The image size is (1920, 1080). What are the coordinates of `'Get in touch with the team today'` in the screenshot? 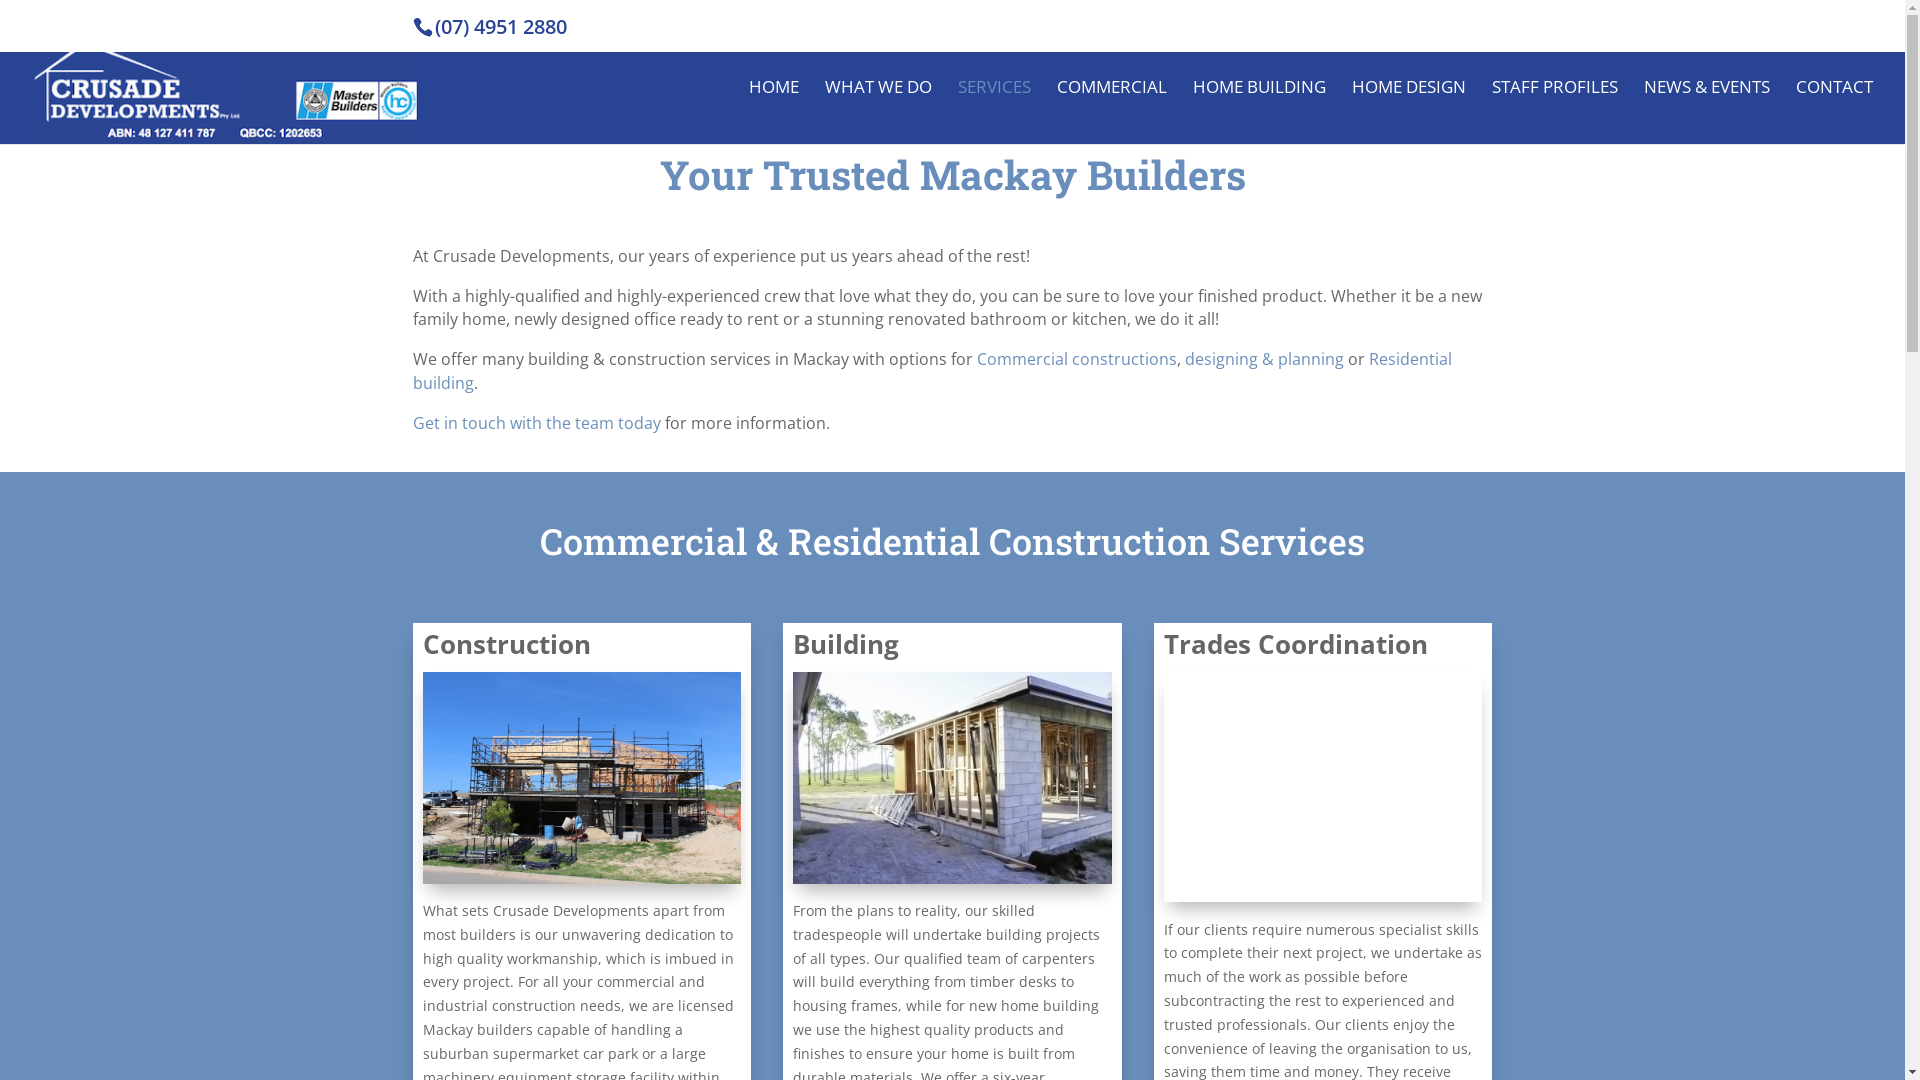 It's located at (536, 422).